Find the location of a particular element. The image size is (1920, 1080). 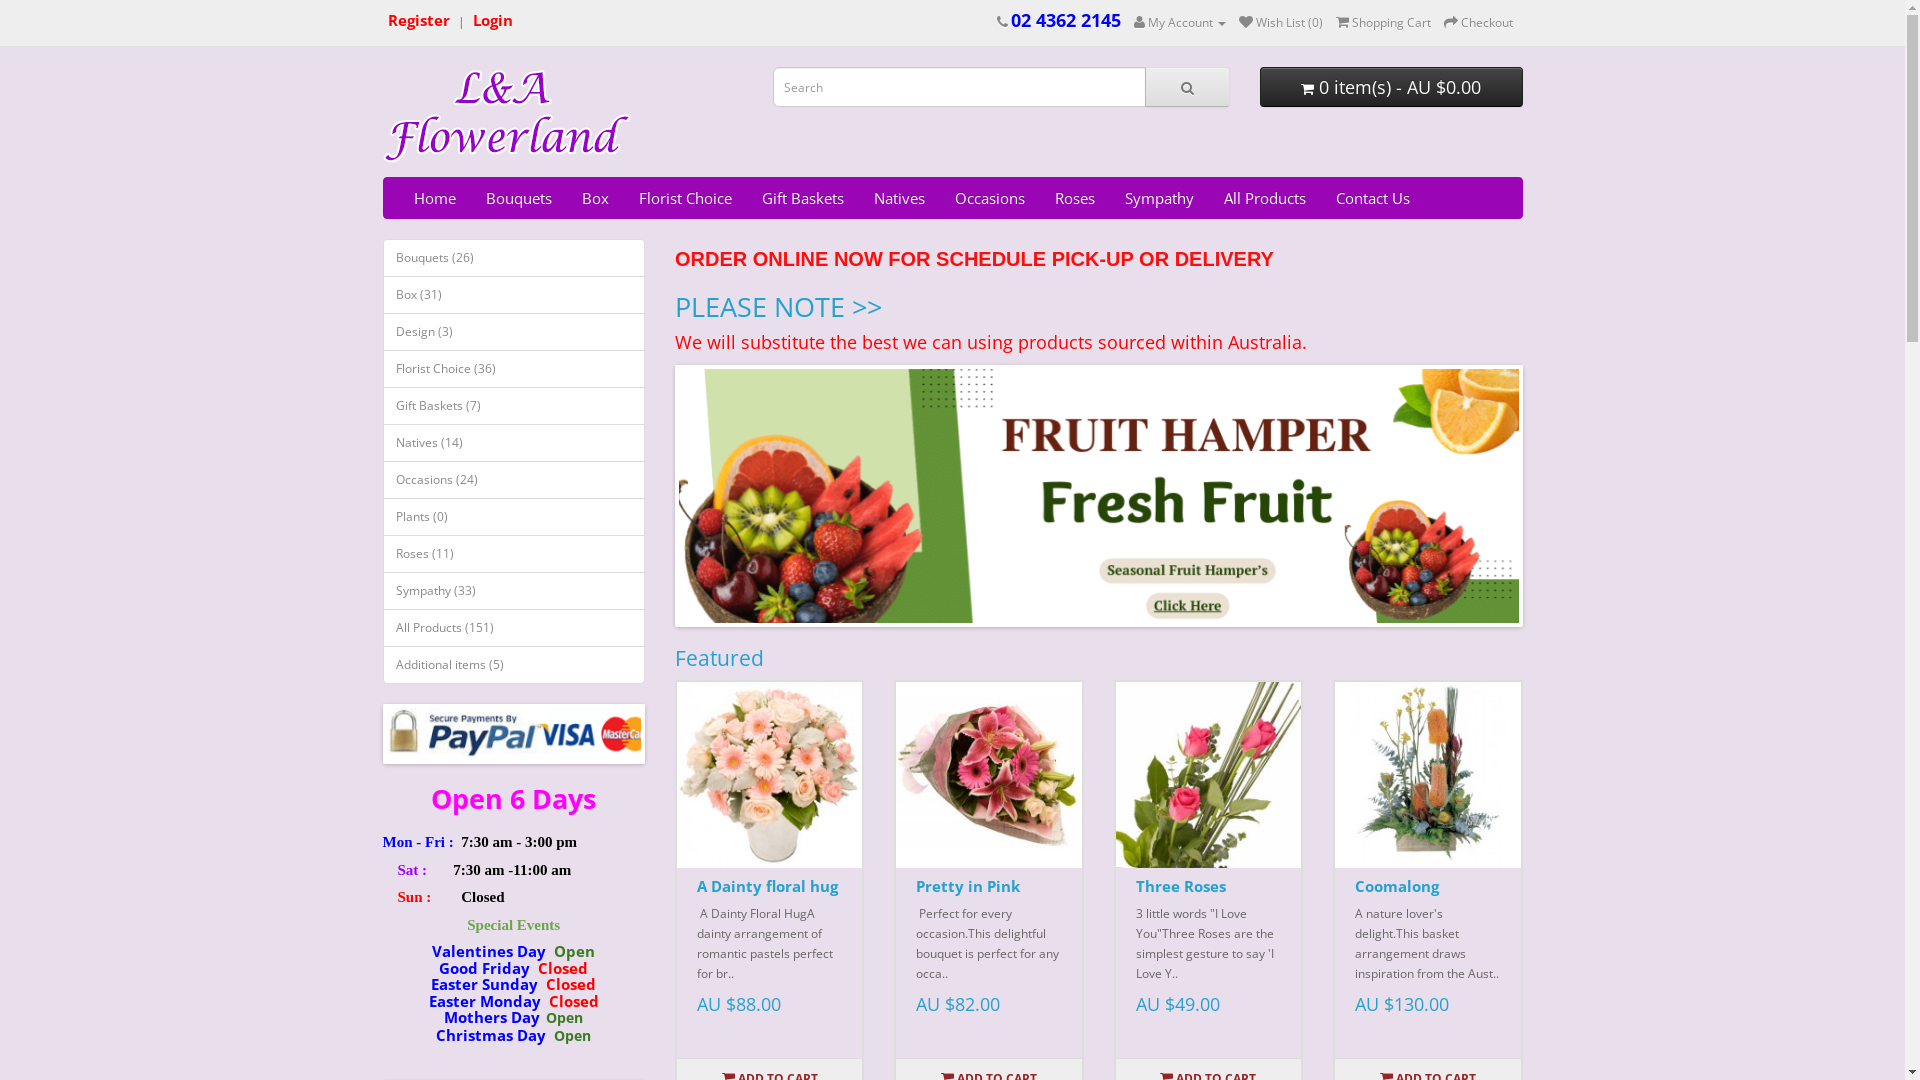

'Occasions (24)' is located at coordinates (513, 479).